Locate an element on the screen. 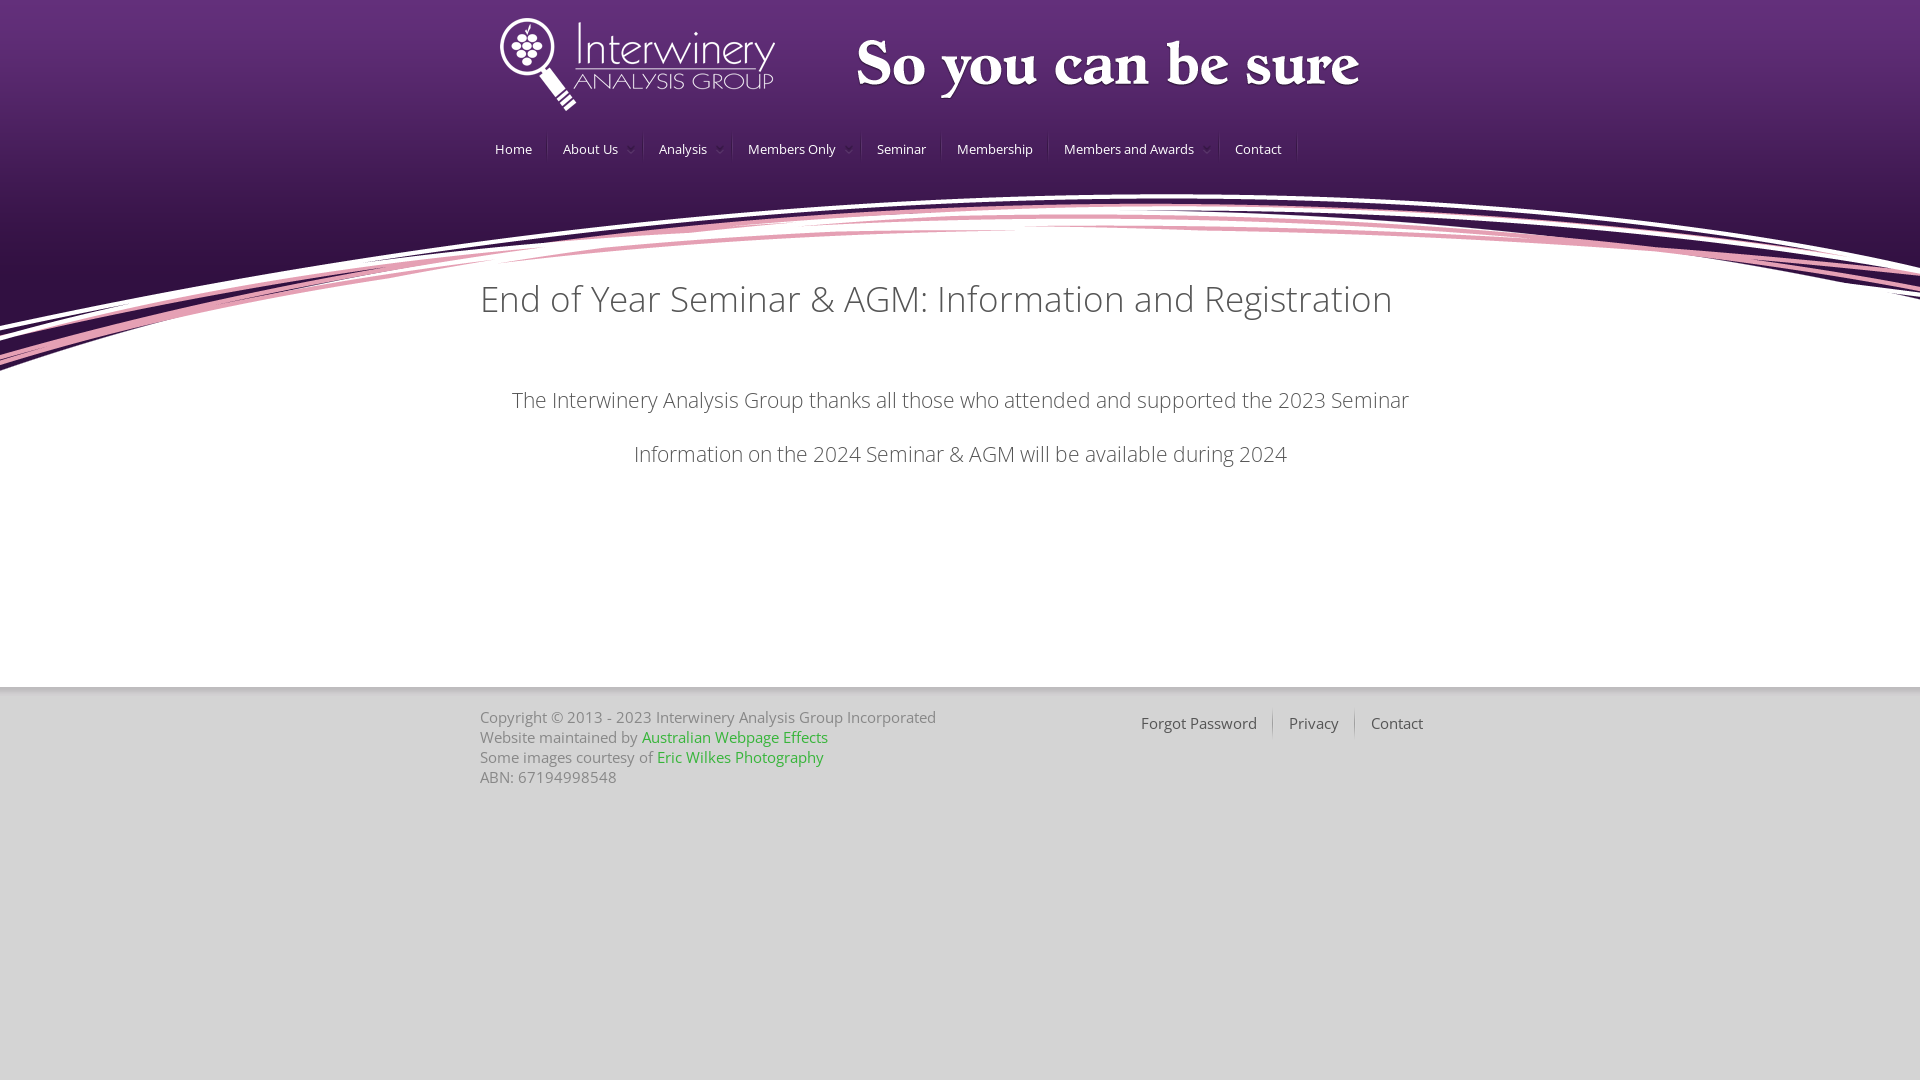  'Members and Awards' is located at coordinates (1125, 148).